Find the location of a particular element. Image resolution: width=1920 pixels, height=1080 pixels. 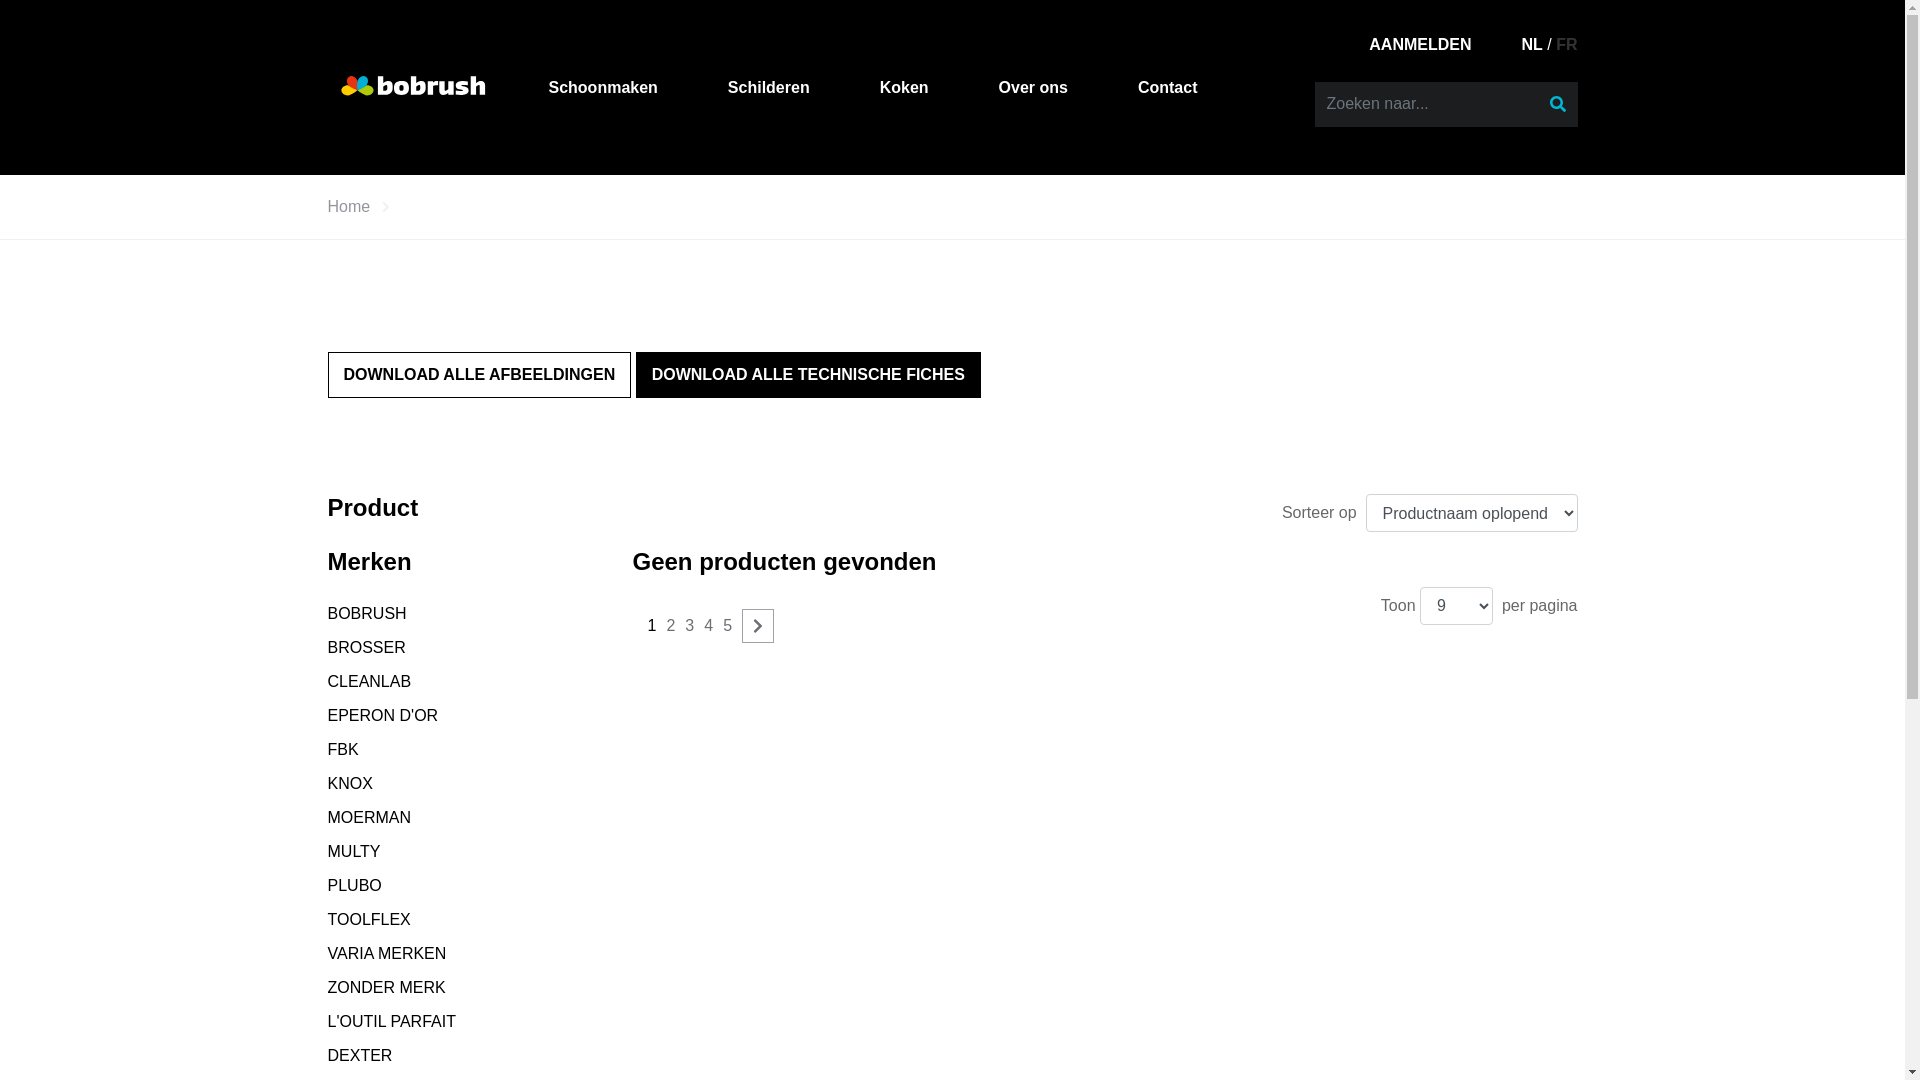

'TOOLFLEX' is located at coordinates (327, 920).